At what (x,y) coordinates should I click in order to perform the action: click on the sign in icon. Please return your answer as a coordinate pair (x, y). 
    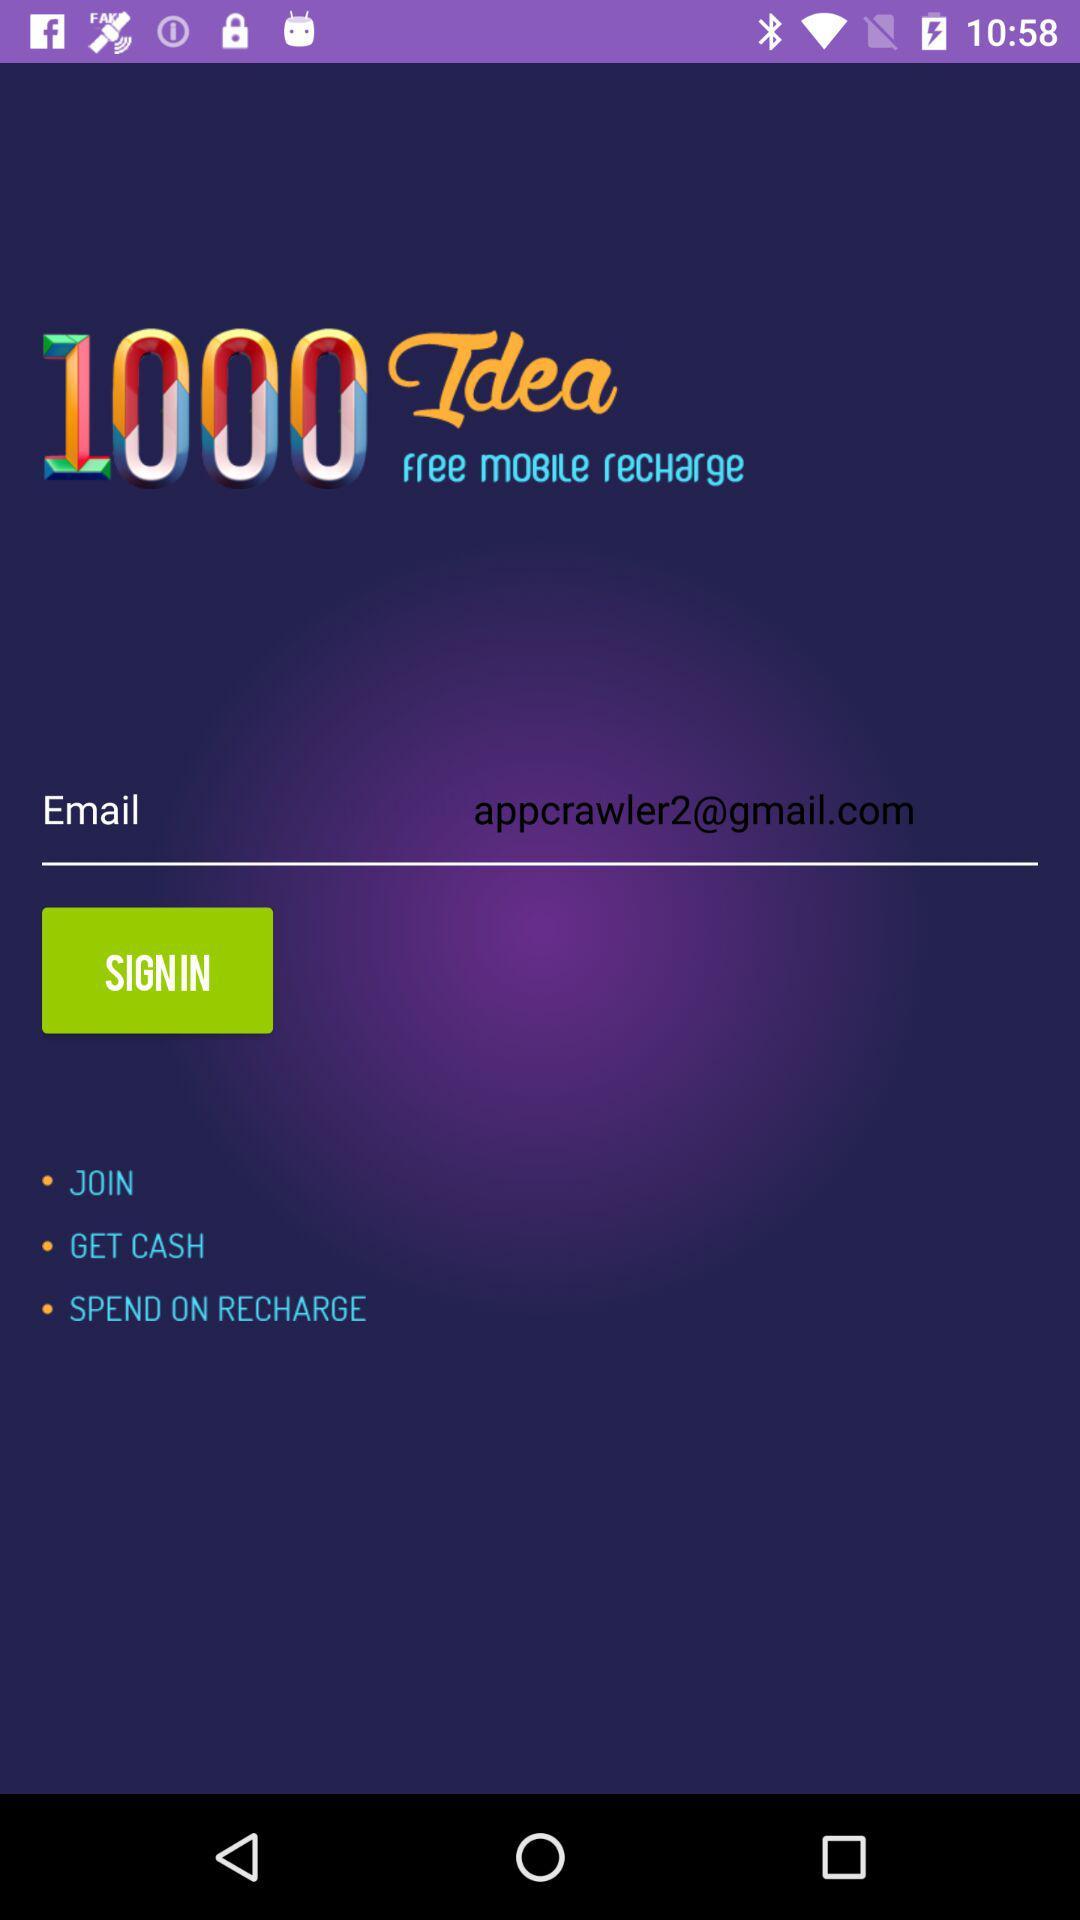
    Looking at the image, I should click on (156, 970).